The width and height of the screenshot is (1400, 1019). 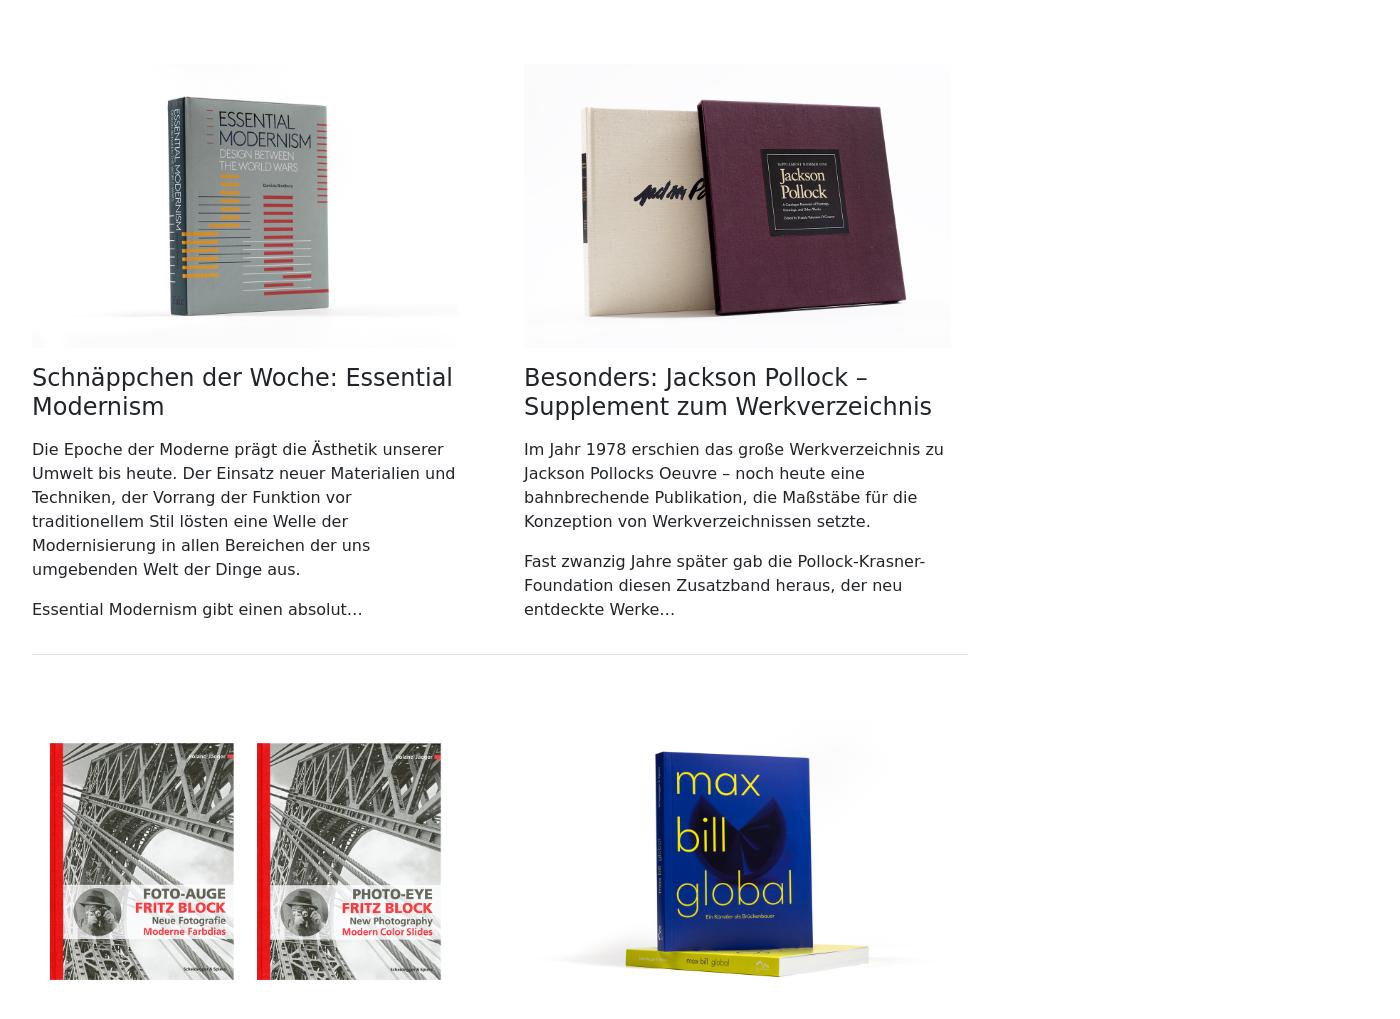 I want to click on 'Die späten Werke von Ernst Ludwig Kirchner und Jens Ferdinand Willumsen', so click(x=142, y=718).